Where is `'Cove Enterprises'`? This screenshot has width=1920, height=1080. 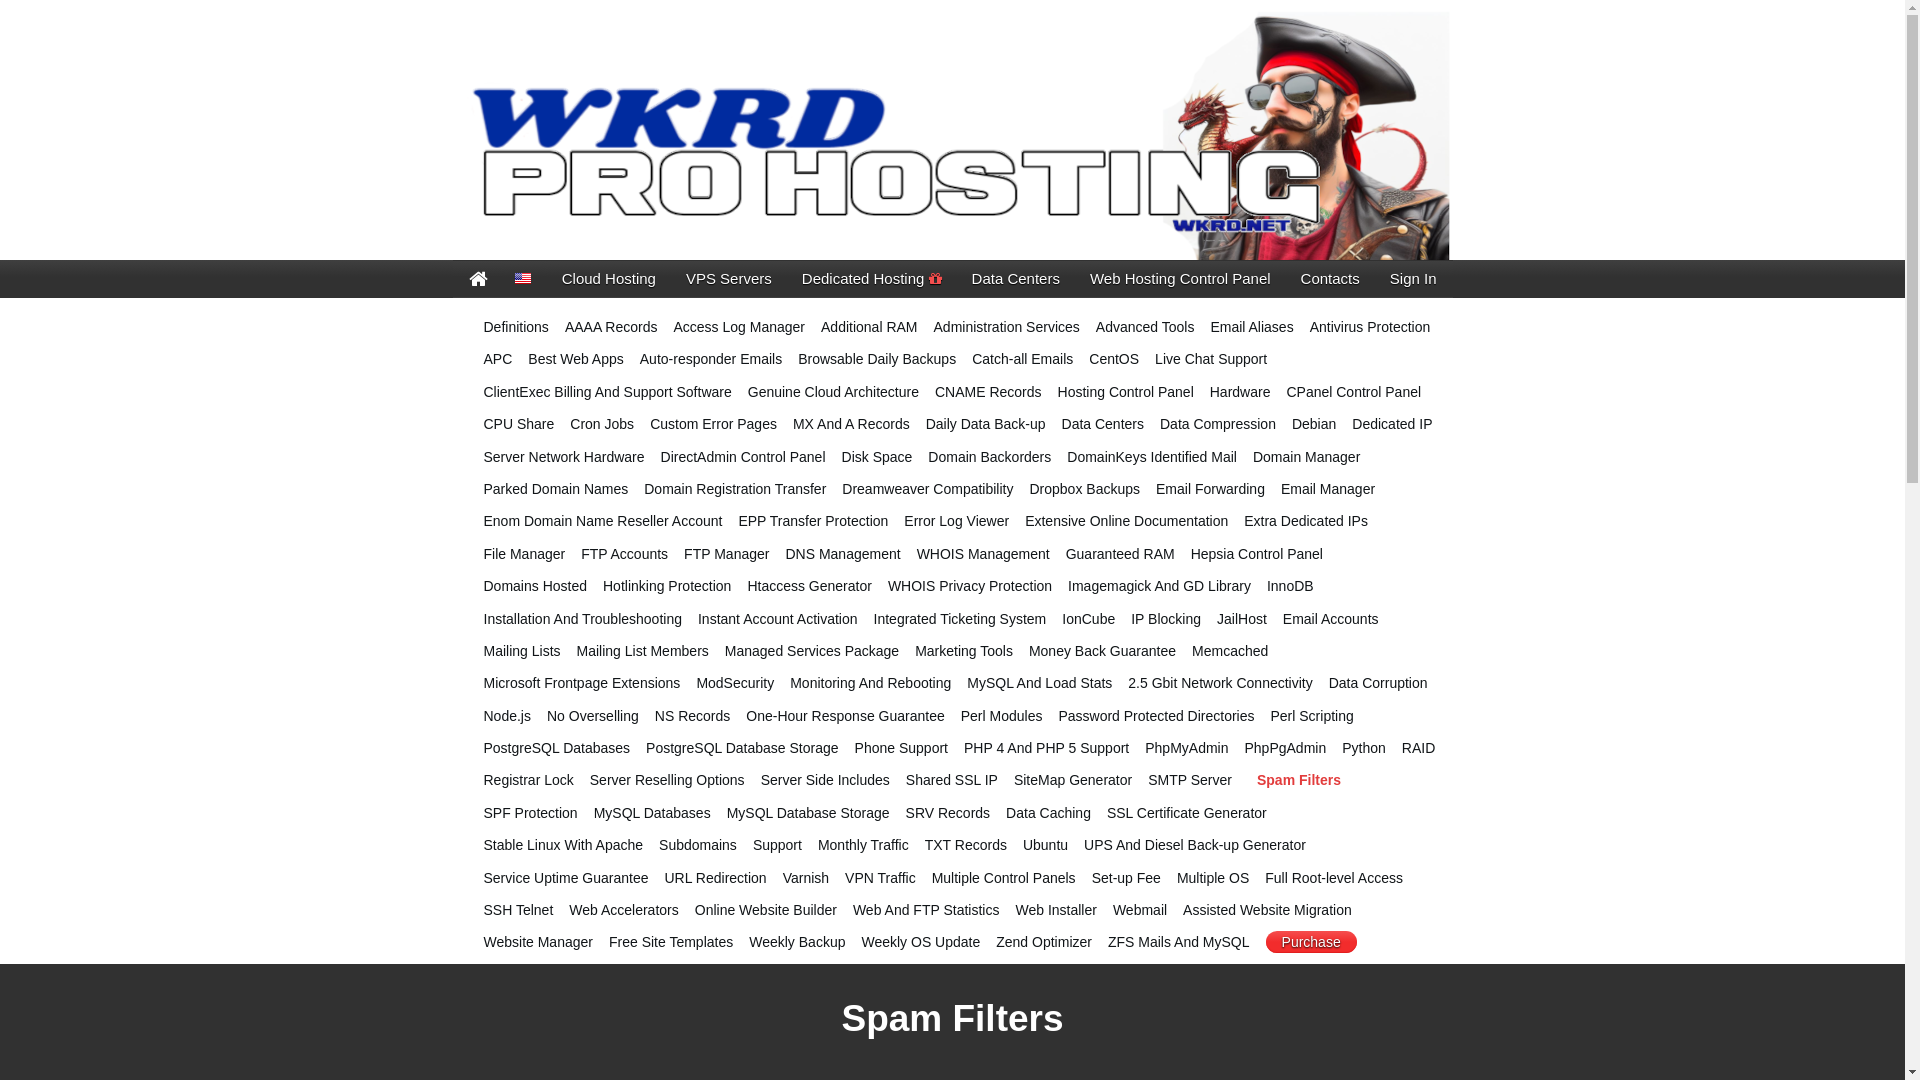 'Cove Enterprises' is located at coordinates (466, 278).